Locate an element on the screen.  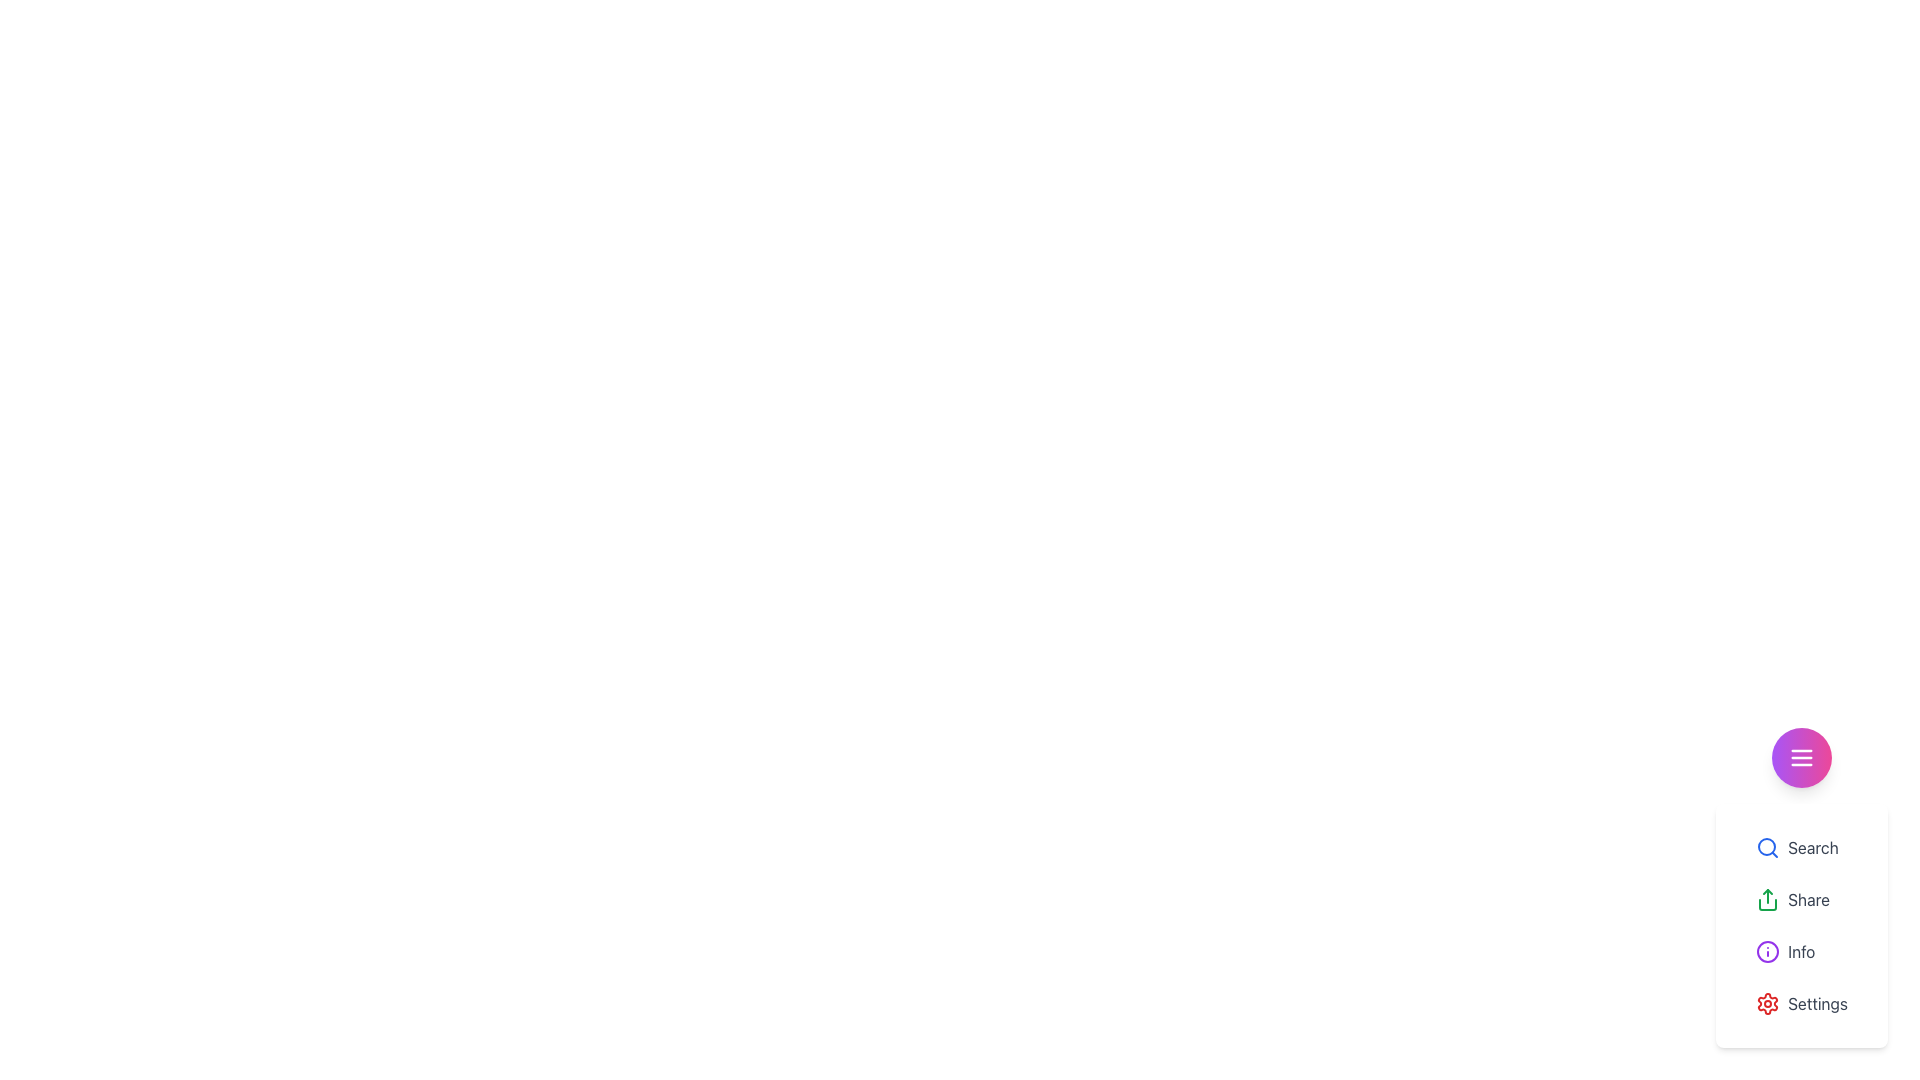
the SVG Circle that serves as the outermost component of an information icon located under the fourth item in a vertical menu is located at coordinates (1768, 951).